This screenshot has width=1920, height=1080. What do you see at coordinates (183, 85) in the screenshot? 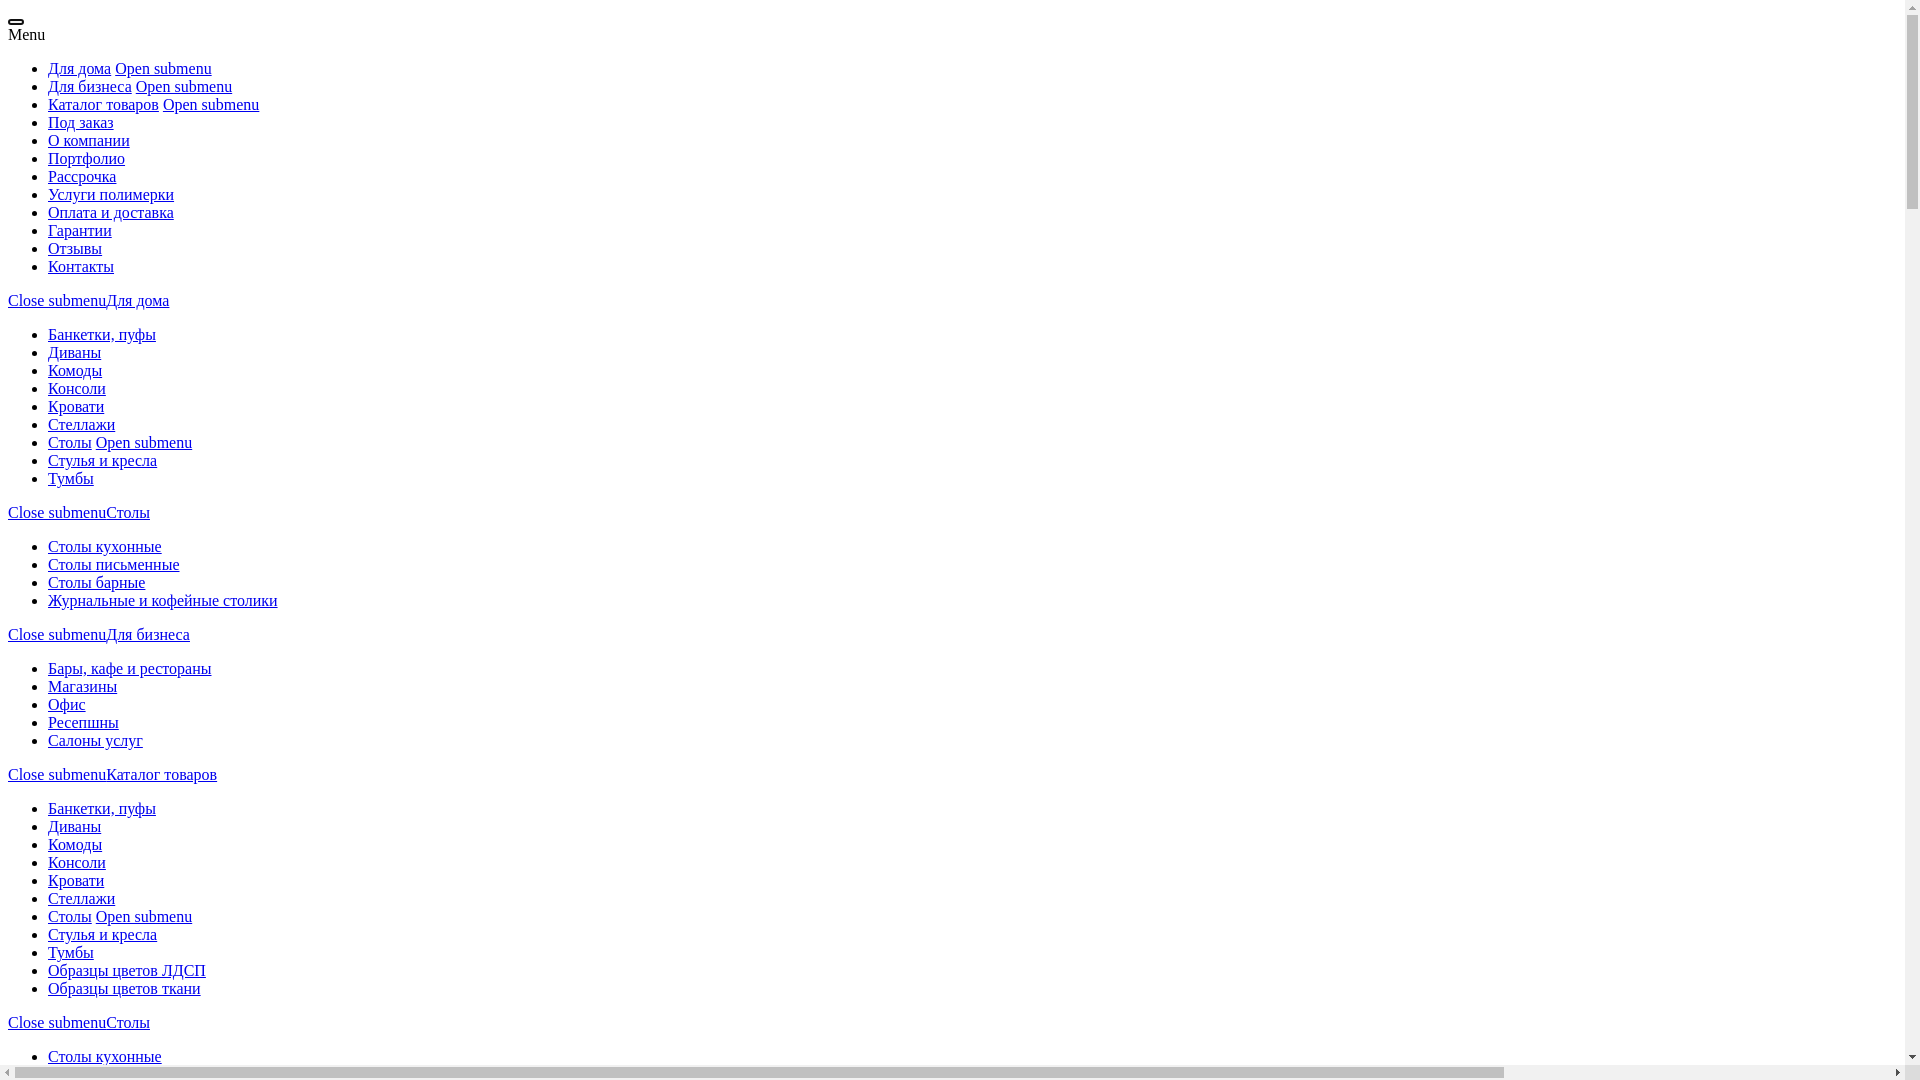
I see `'Open submenu'` at bounding box center [183, 85].